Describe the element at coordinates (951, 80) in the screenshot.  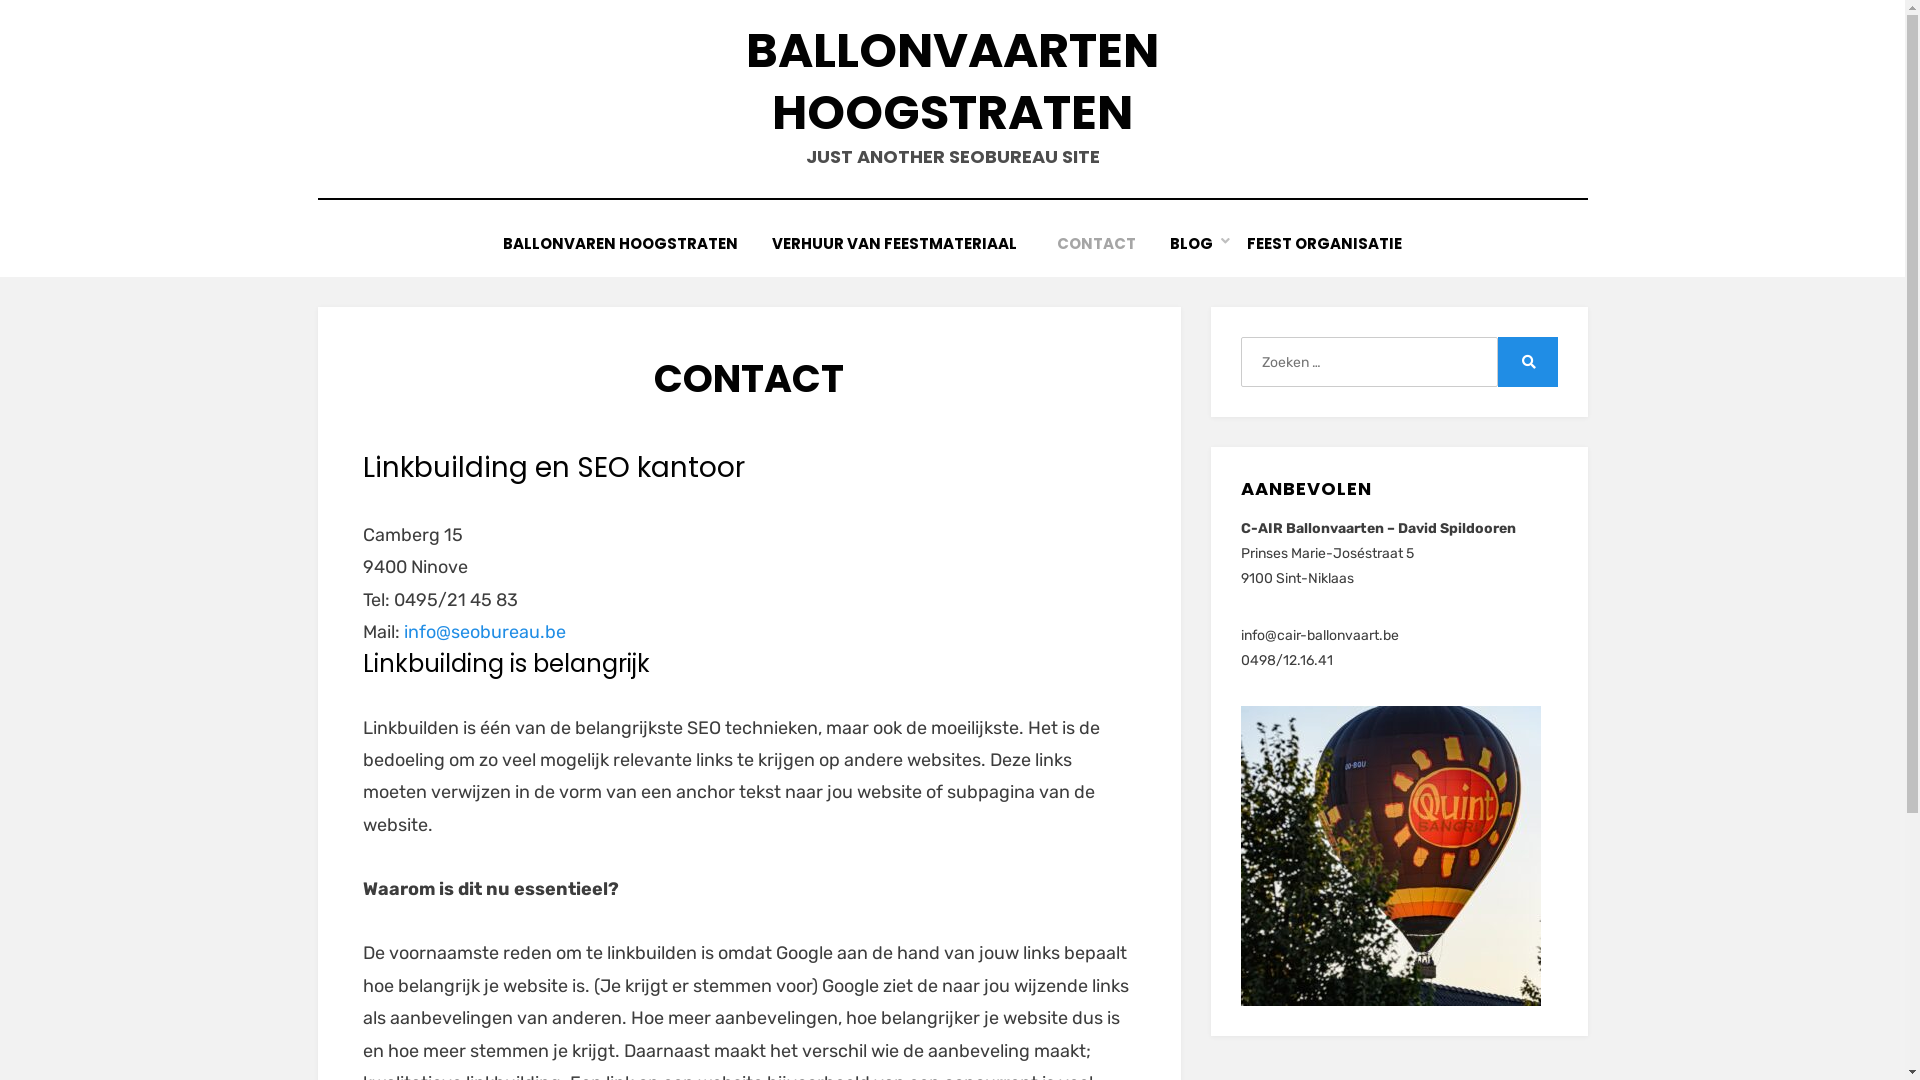
I see `'BALLONVAARTEN HOOGSTRATEN'` at that location.